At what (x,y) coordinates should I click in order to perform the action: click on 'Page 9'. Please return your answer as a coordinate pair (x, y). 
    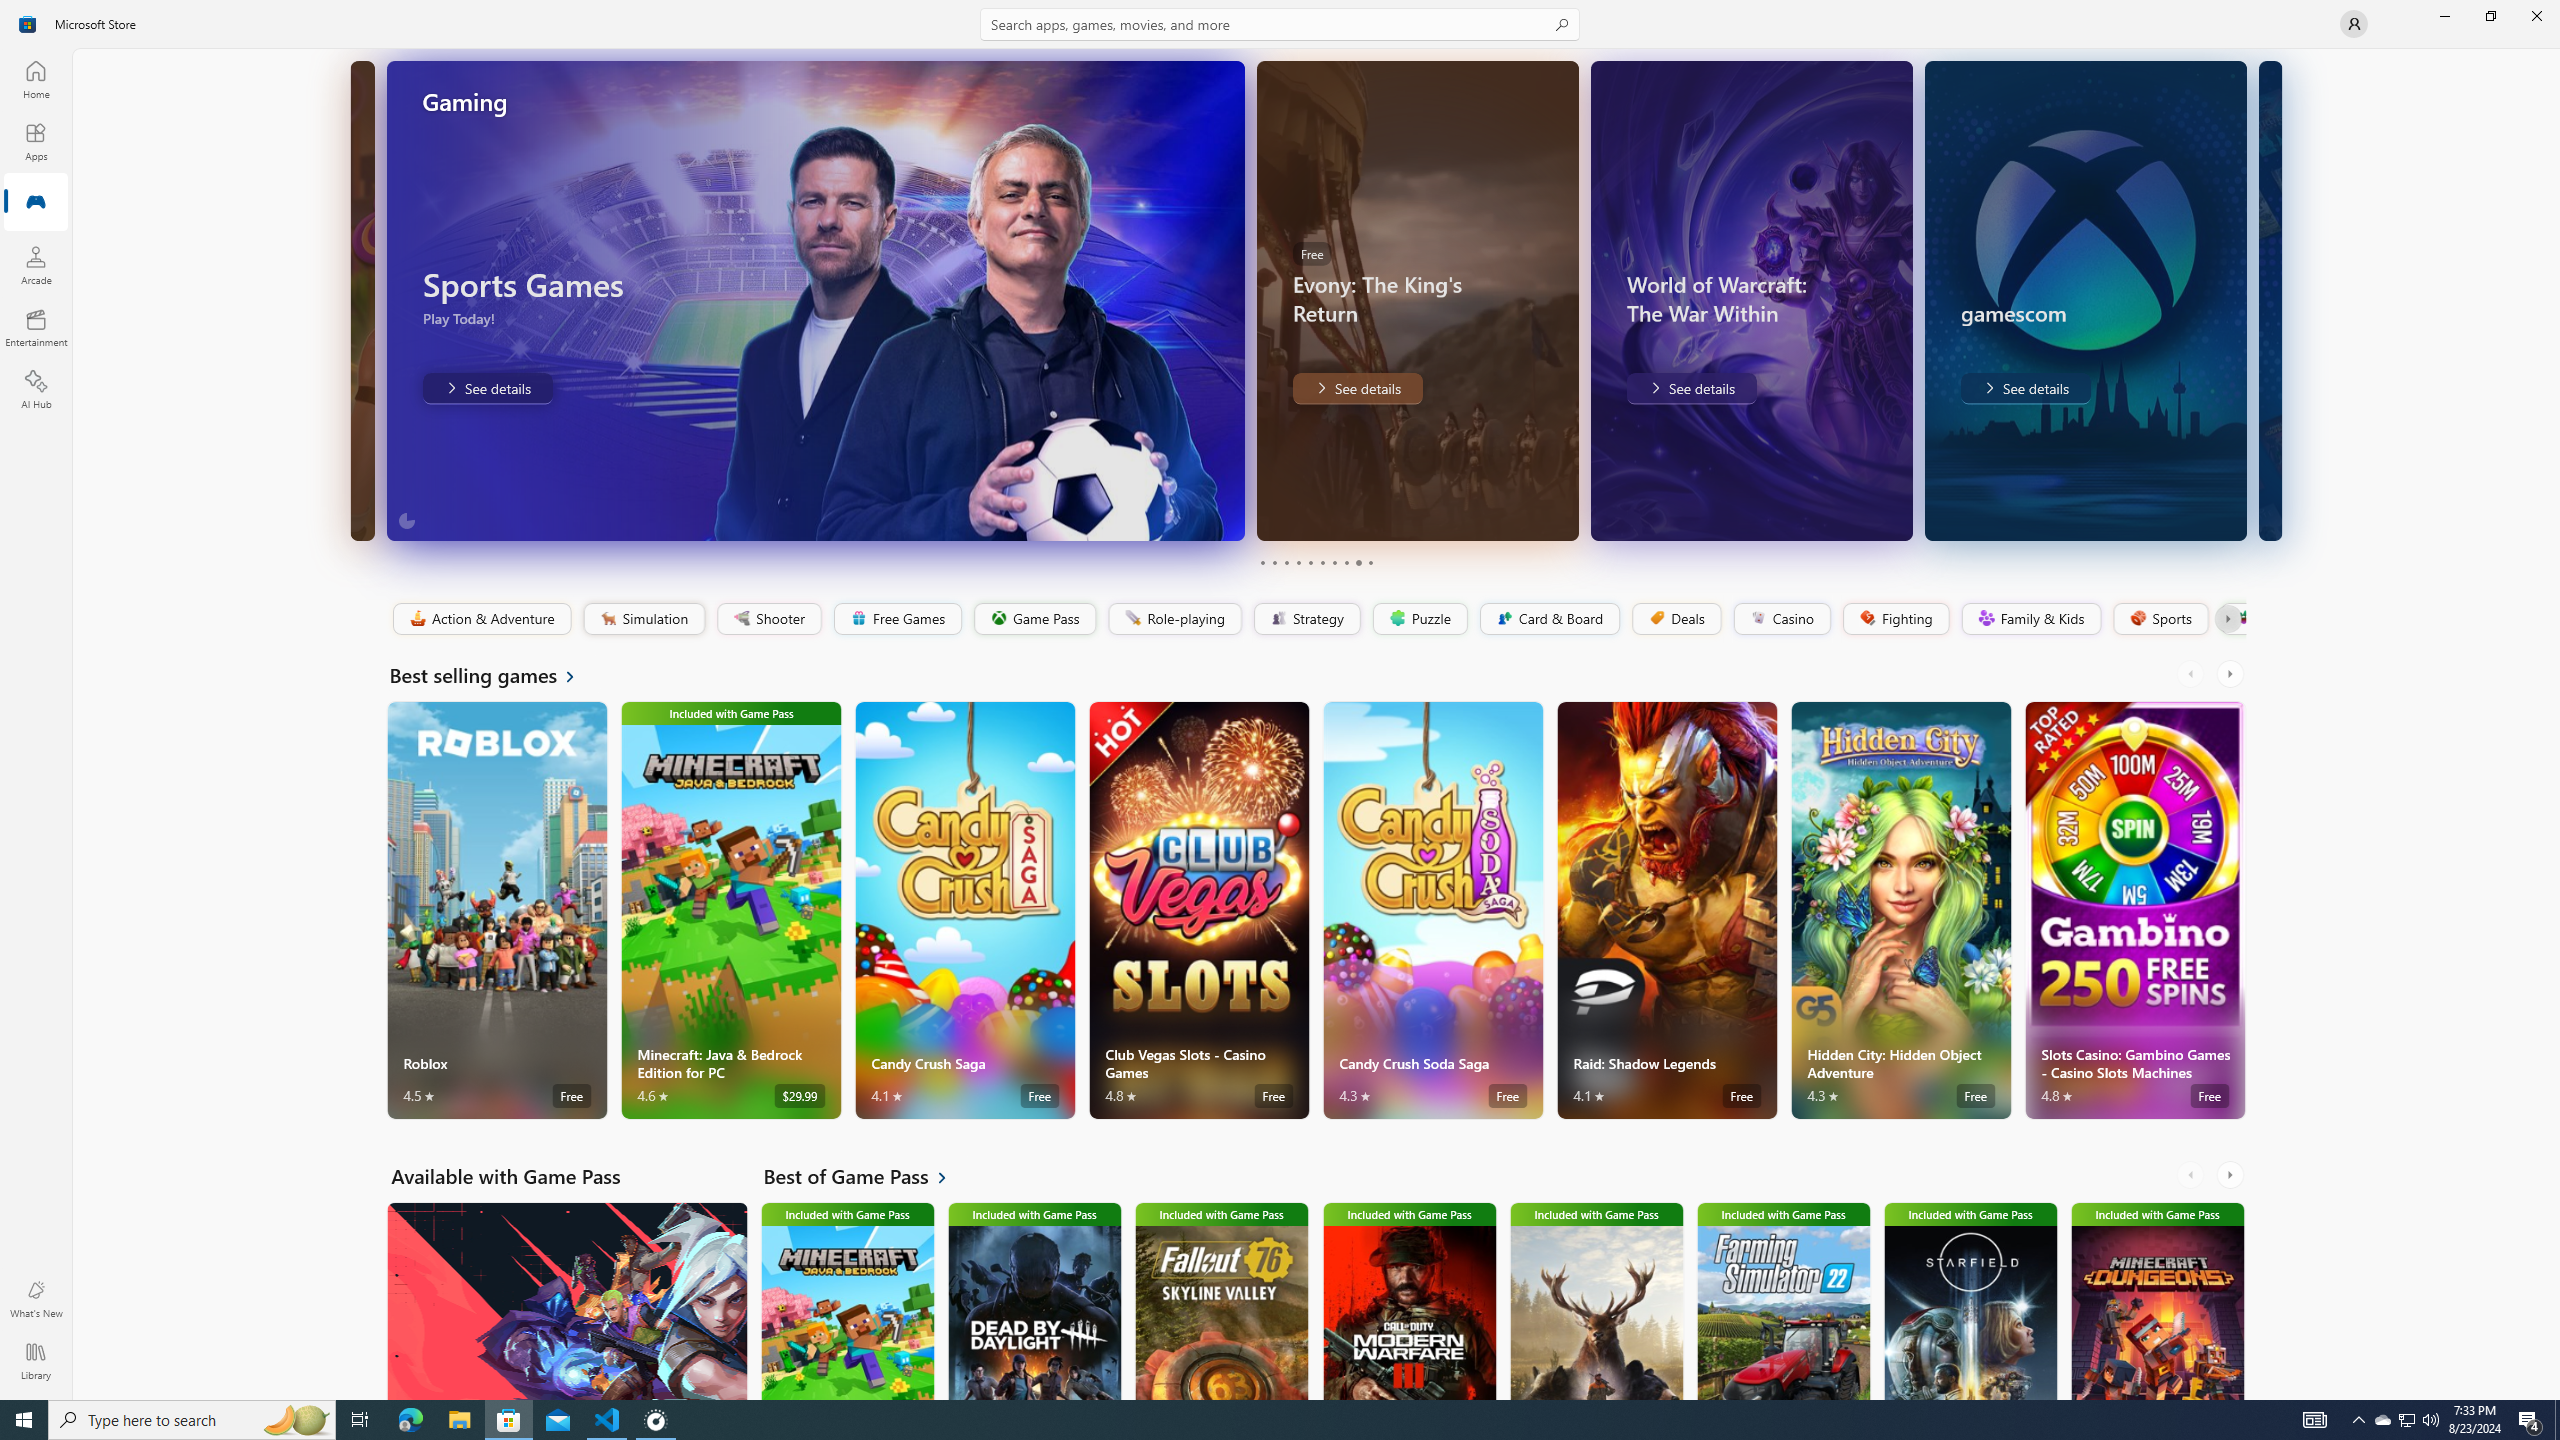
    Looking at the image, I should click on (1357, 562).